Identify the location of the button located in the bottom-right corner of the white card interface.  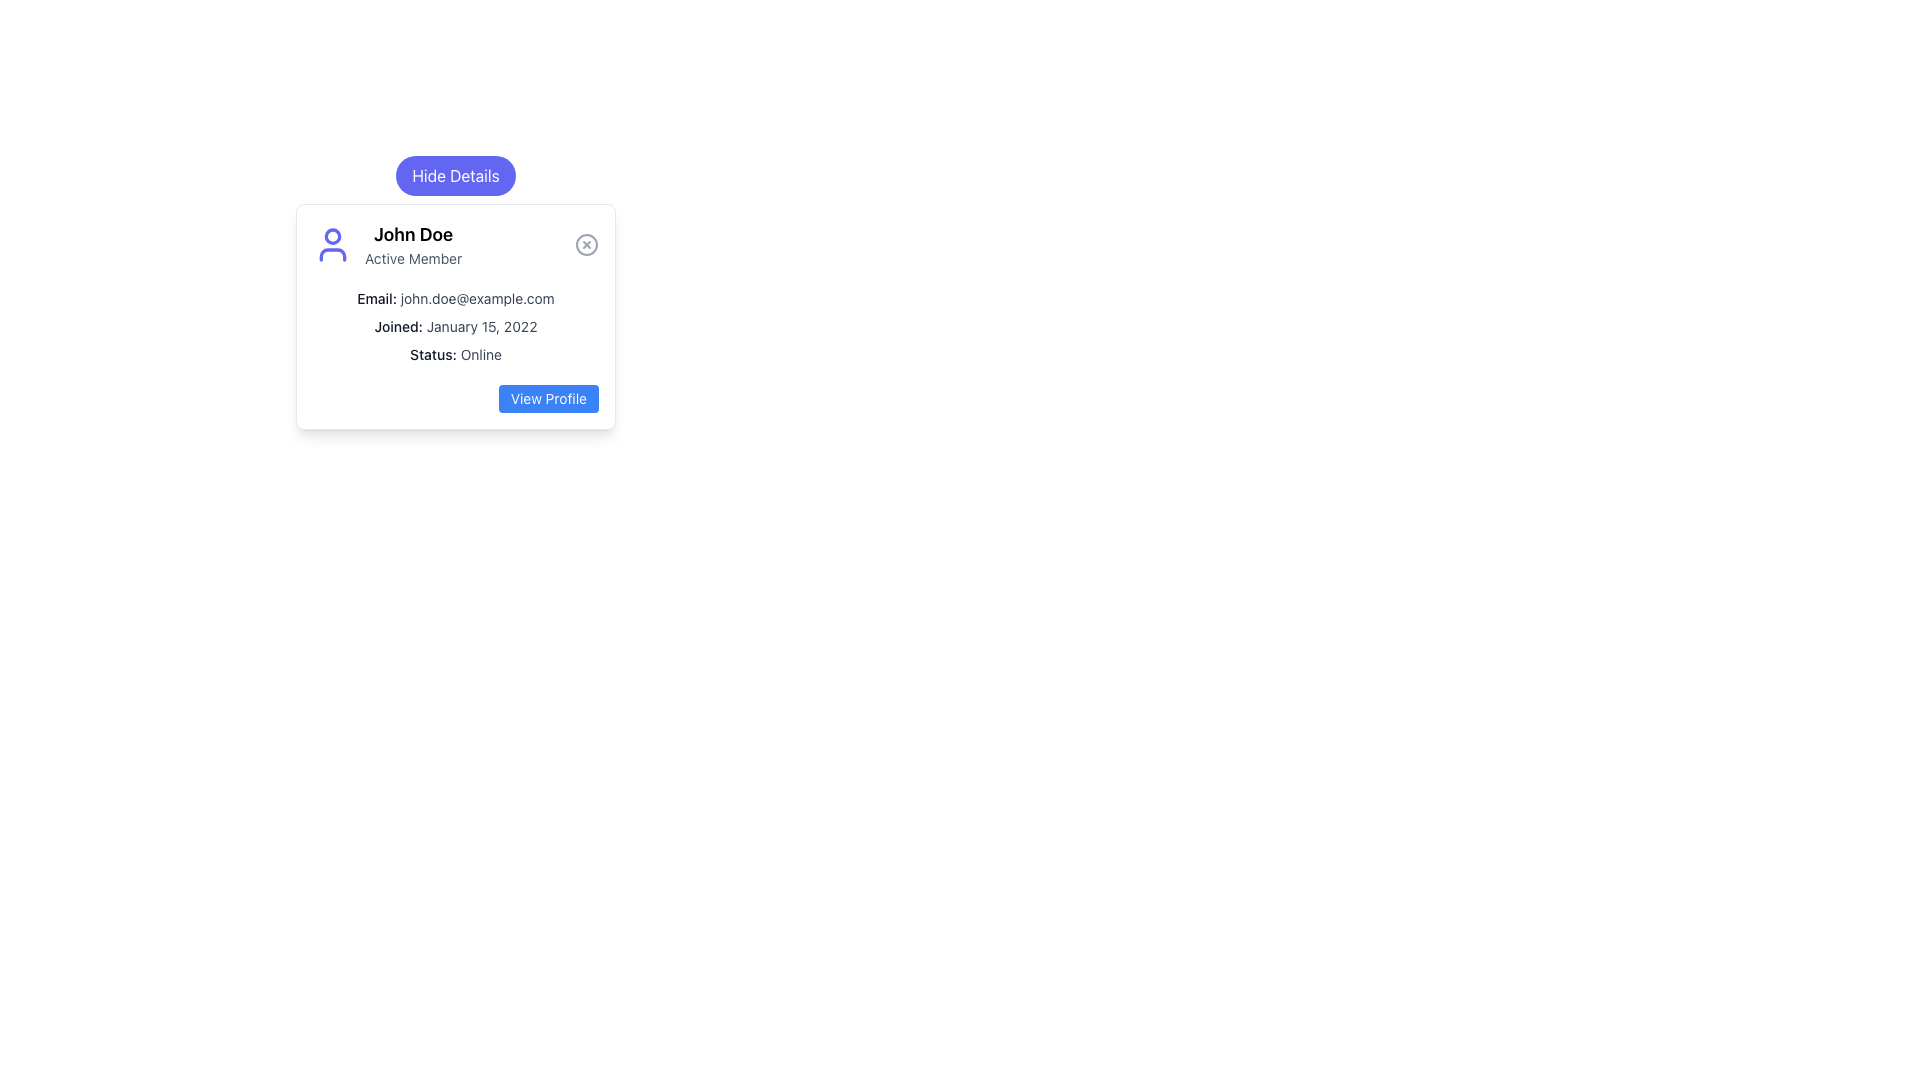
(548, 398).